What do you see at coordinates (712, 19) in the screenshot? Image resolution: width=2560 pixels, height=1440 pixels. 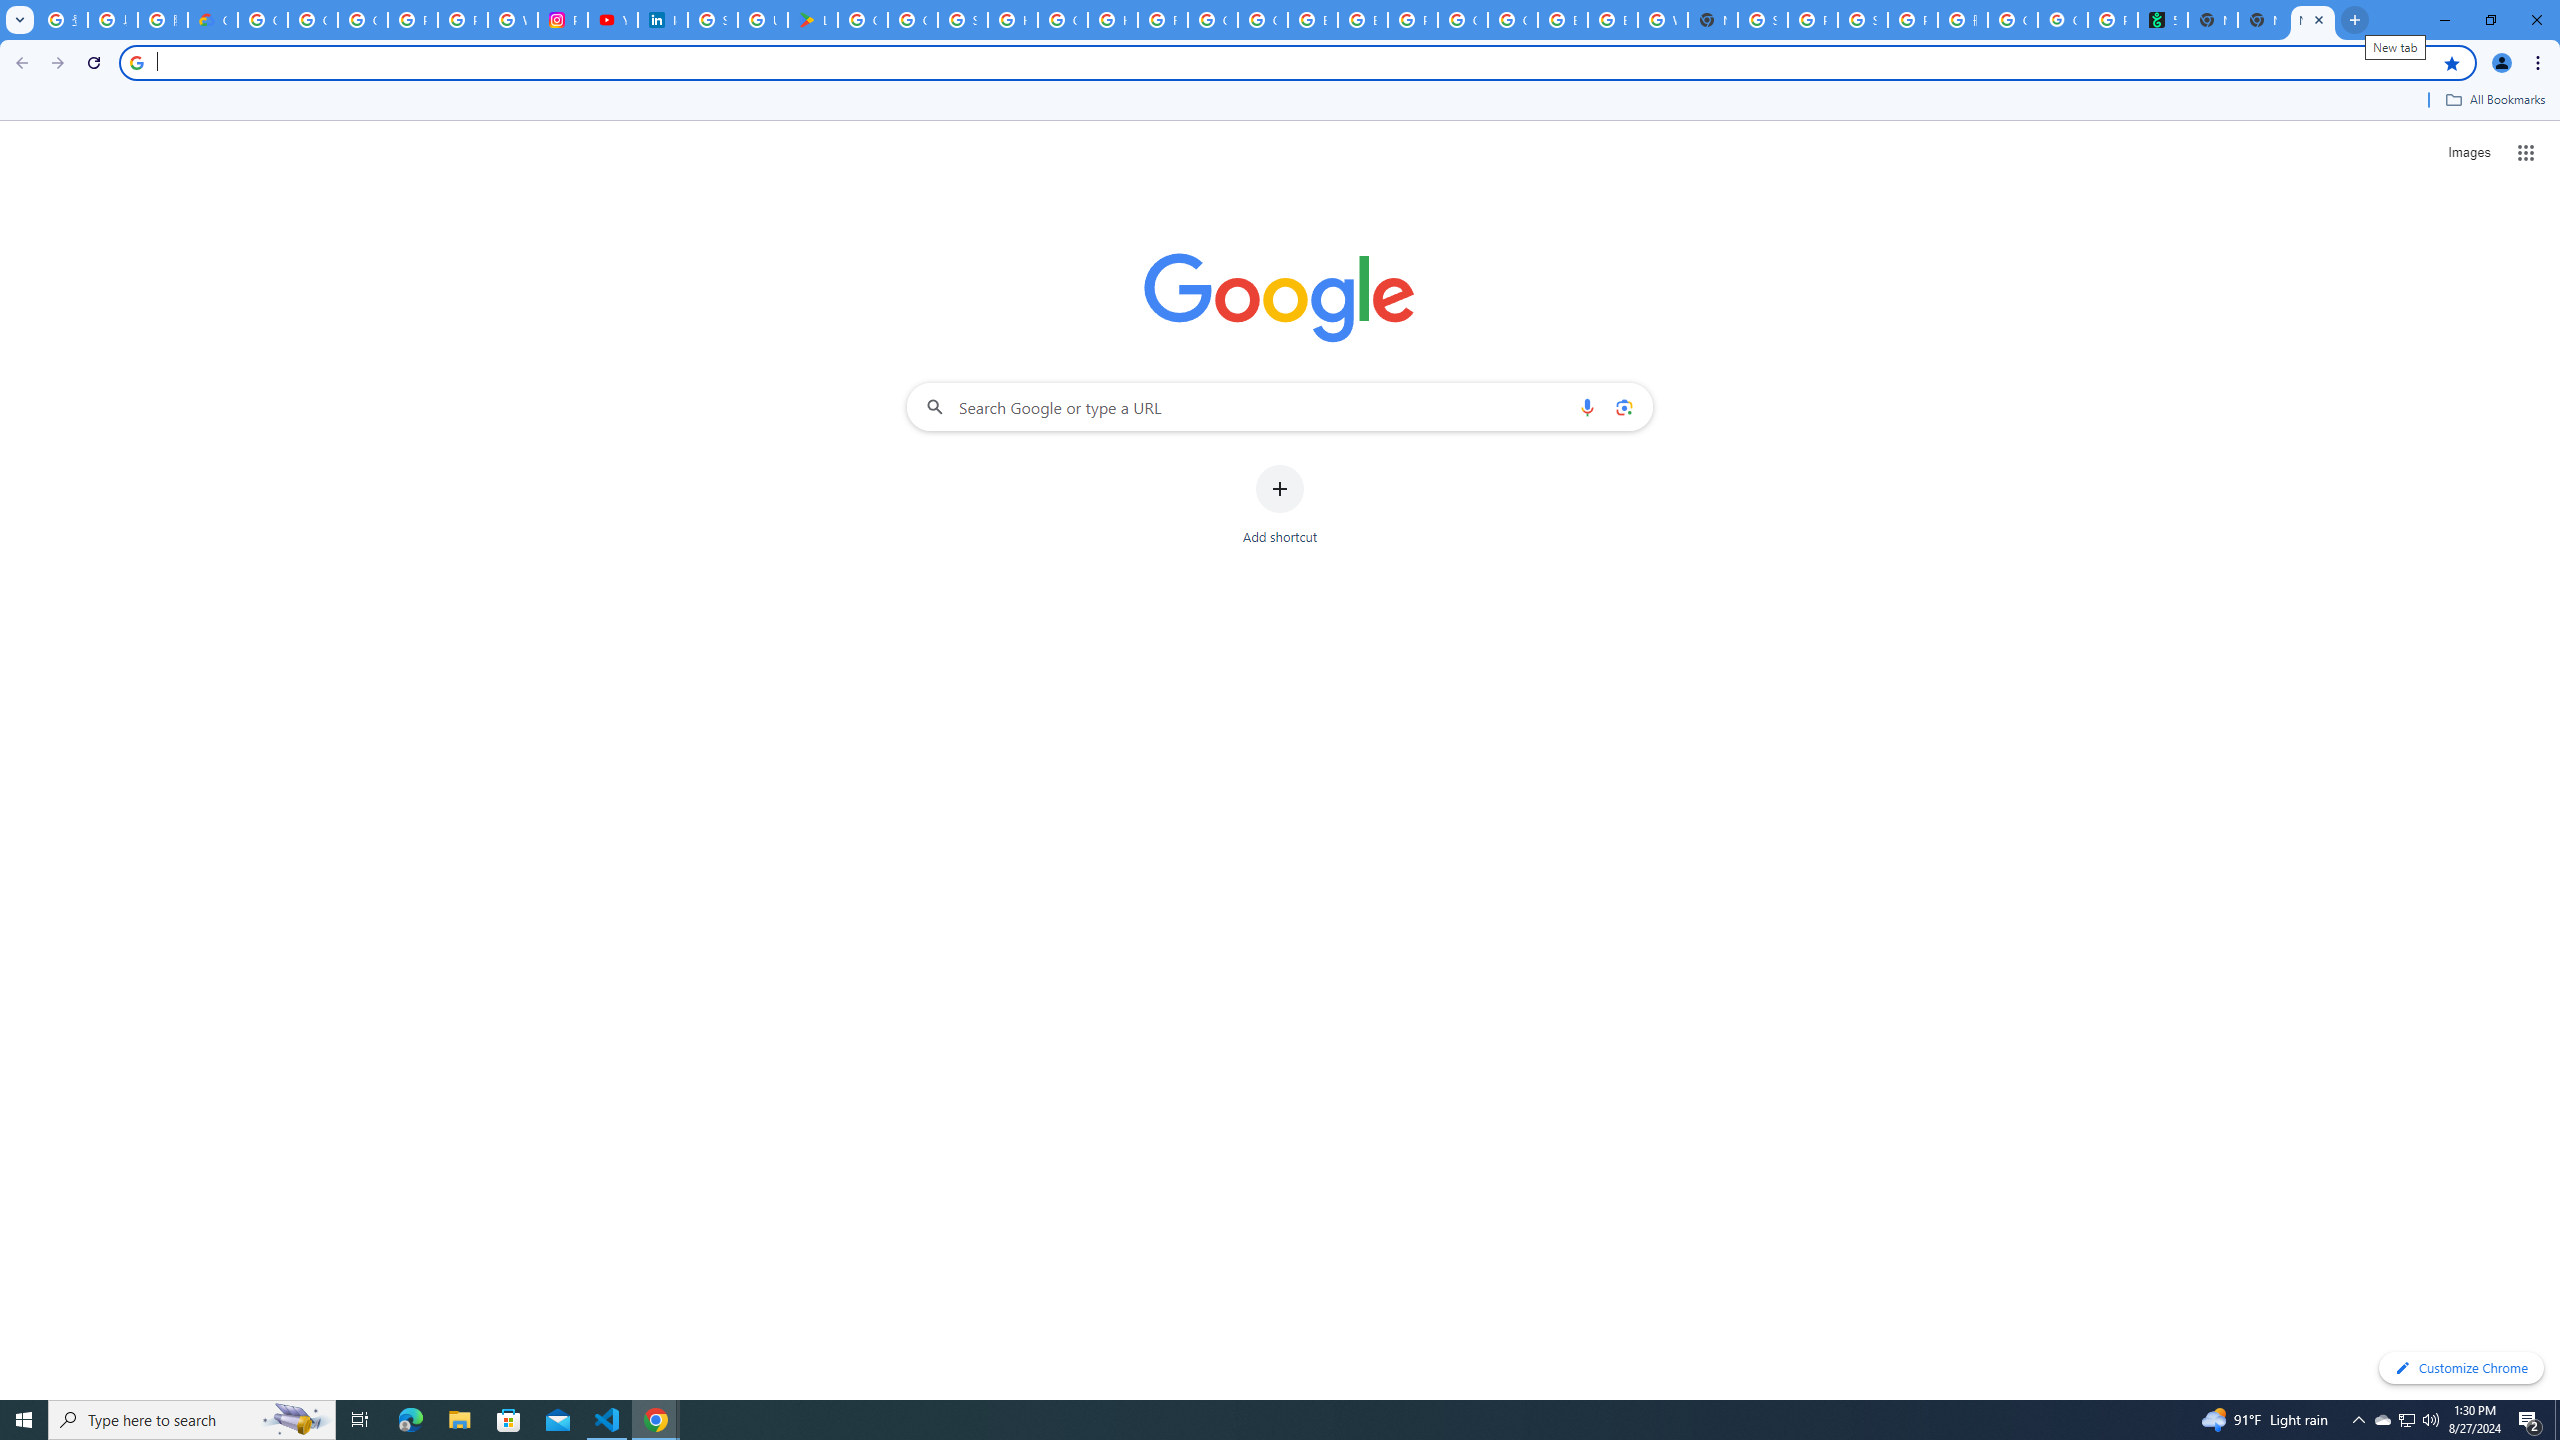 I see `'Sign in - Google Accounts'` at bounding box center [712, 19].